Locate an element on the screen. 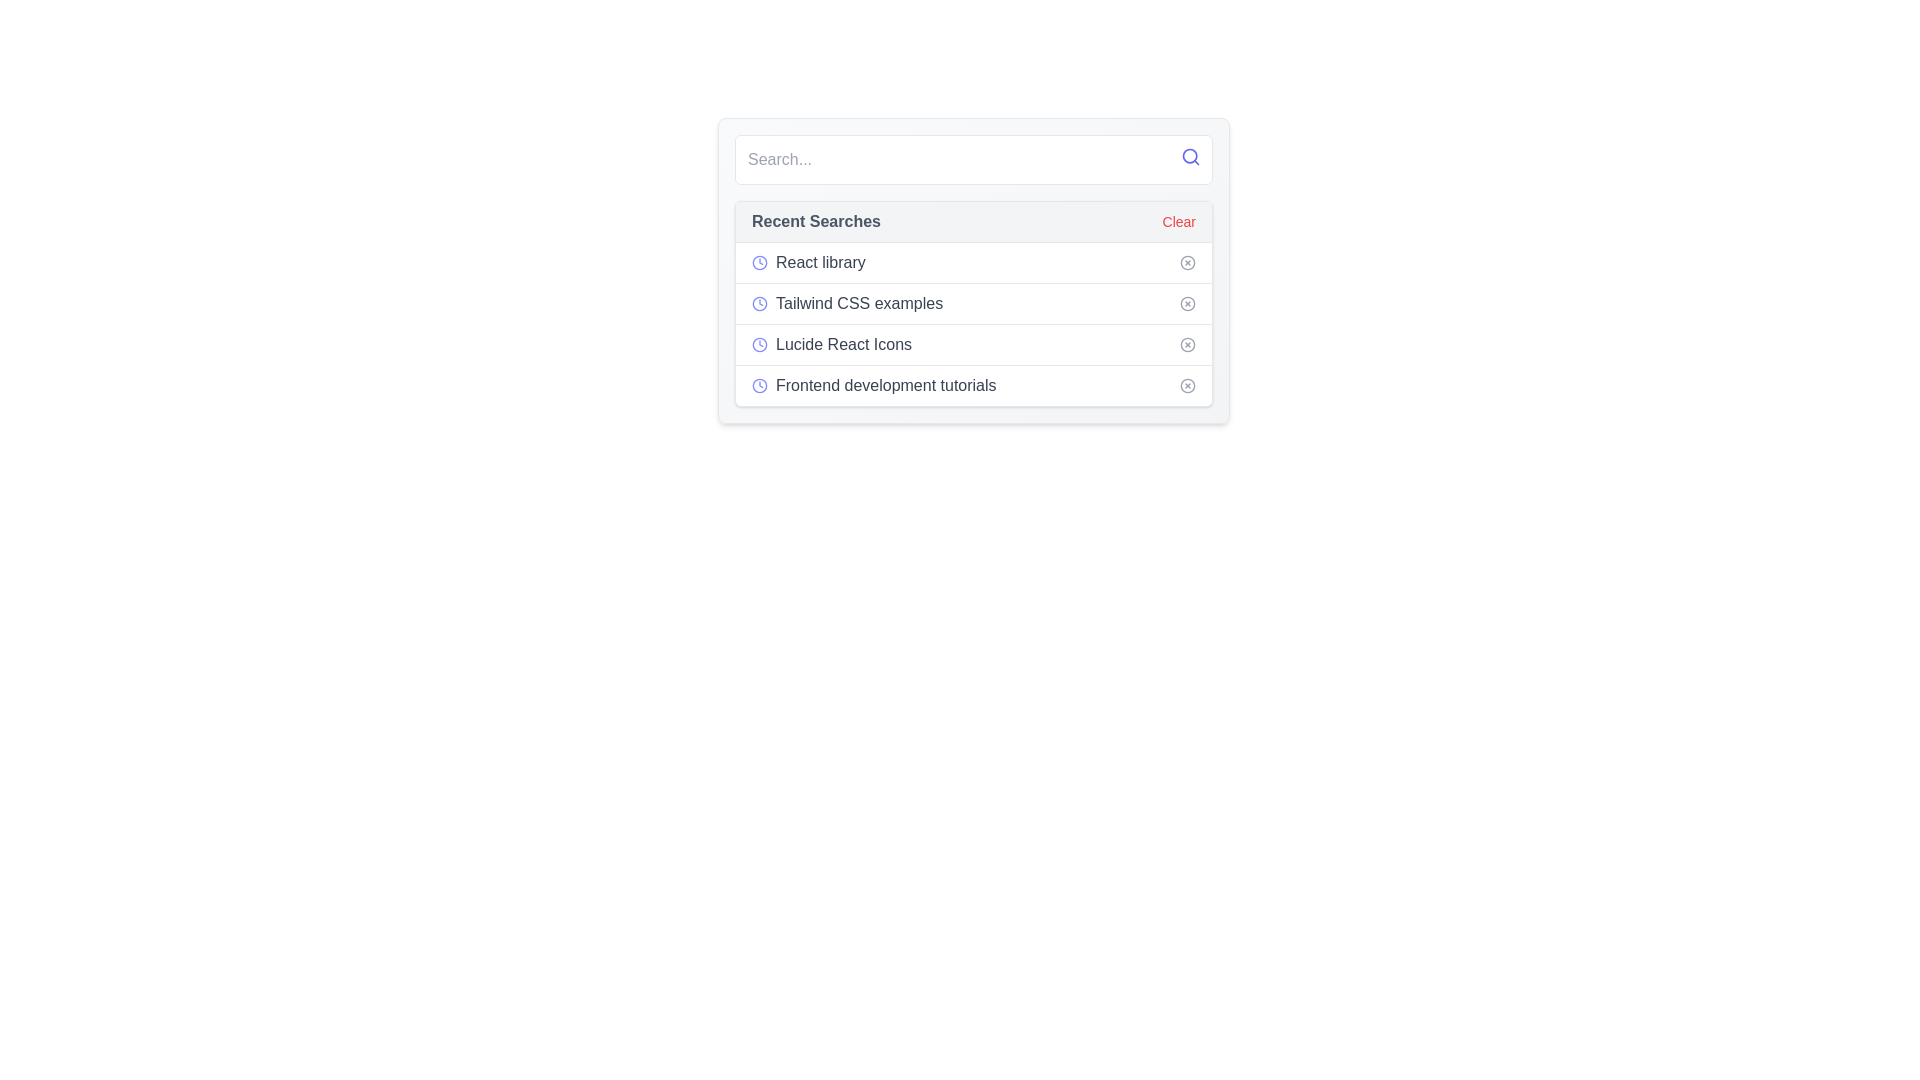 The image size is (1920, 1080). the appearance of the SVG circle icon associated with 'Lucide React Icons' located in the 'Recent Searches' list, positioned to the left of the text label is located at coordinates (758, 343).